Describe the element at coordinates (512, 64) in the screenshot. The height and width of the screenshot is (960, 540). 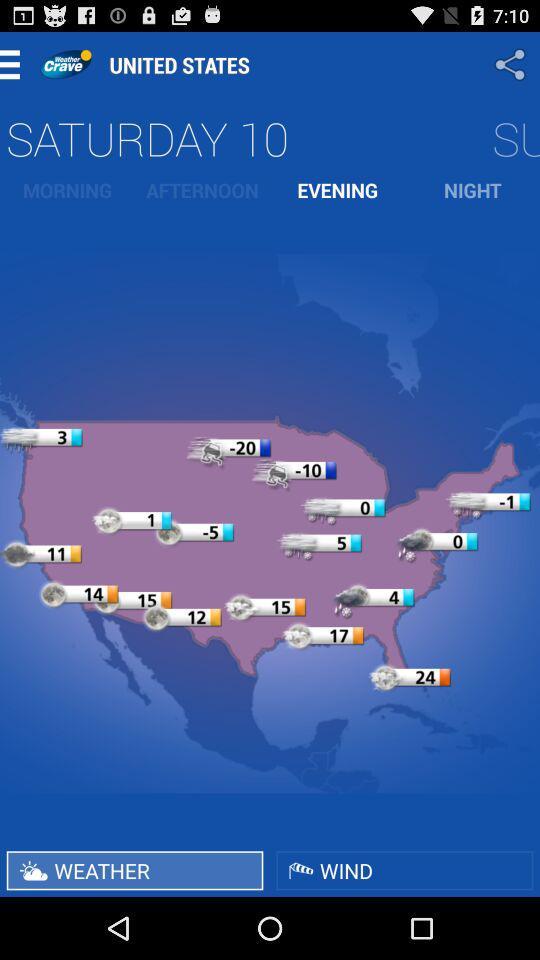
I see `the app above the saturday 10 app` at that location.